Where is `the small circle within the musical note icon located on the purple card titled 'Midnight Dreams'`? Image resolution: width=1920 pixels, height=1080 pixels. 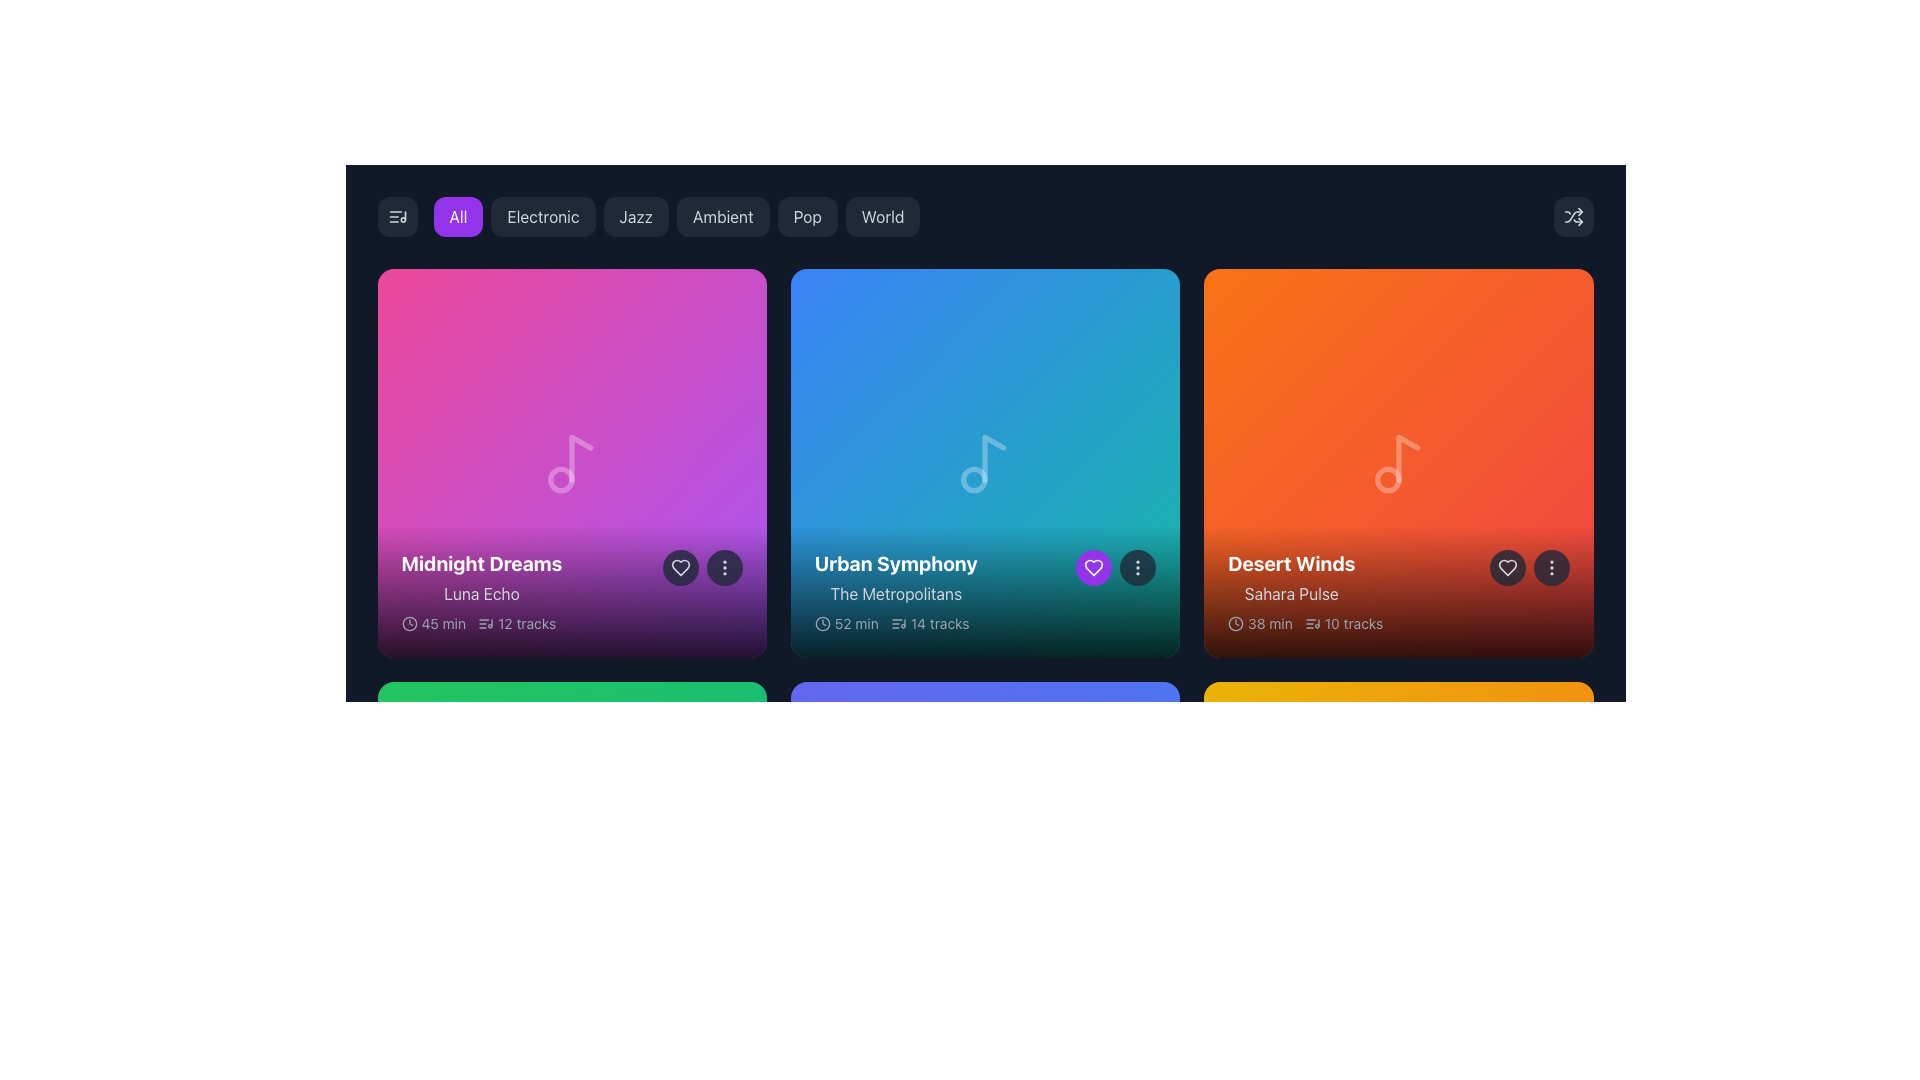
the small circle within the musical note icon located on the purple card titled 'Midnight Dreams' is located at coordinates (560, 479).